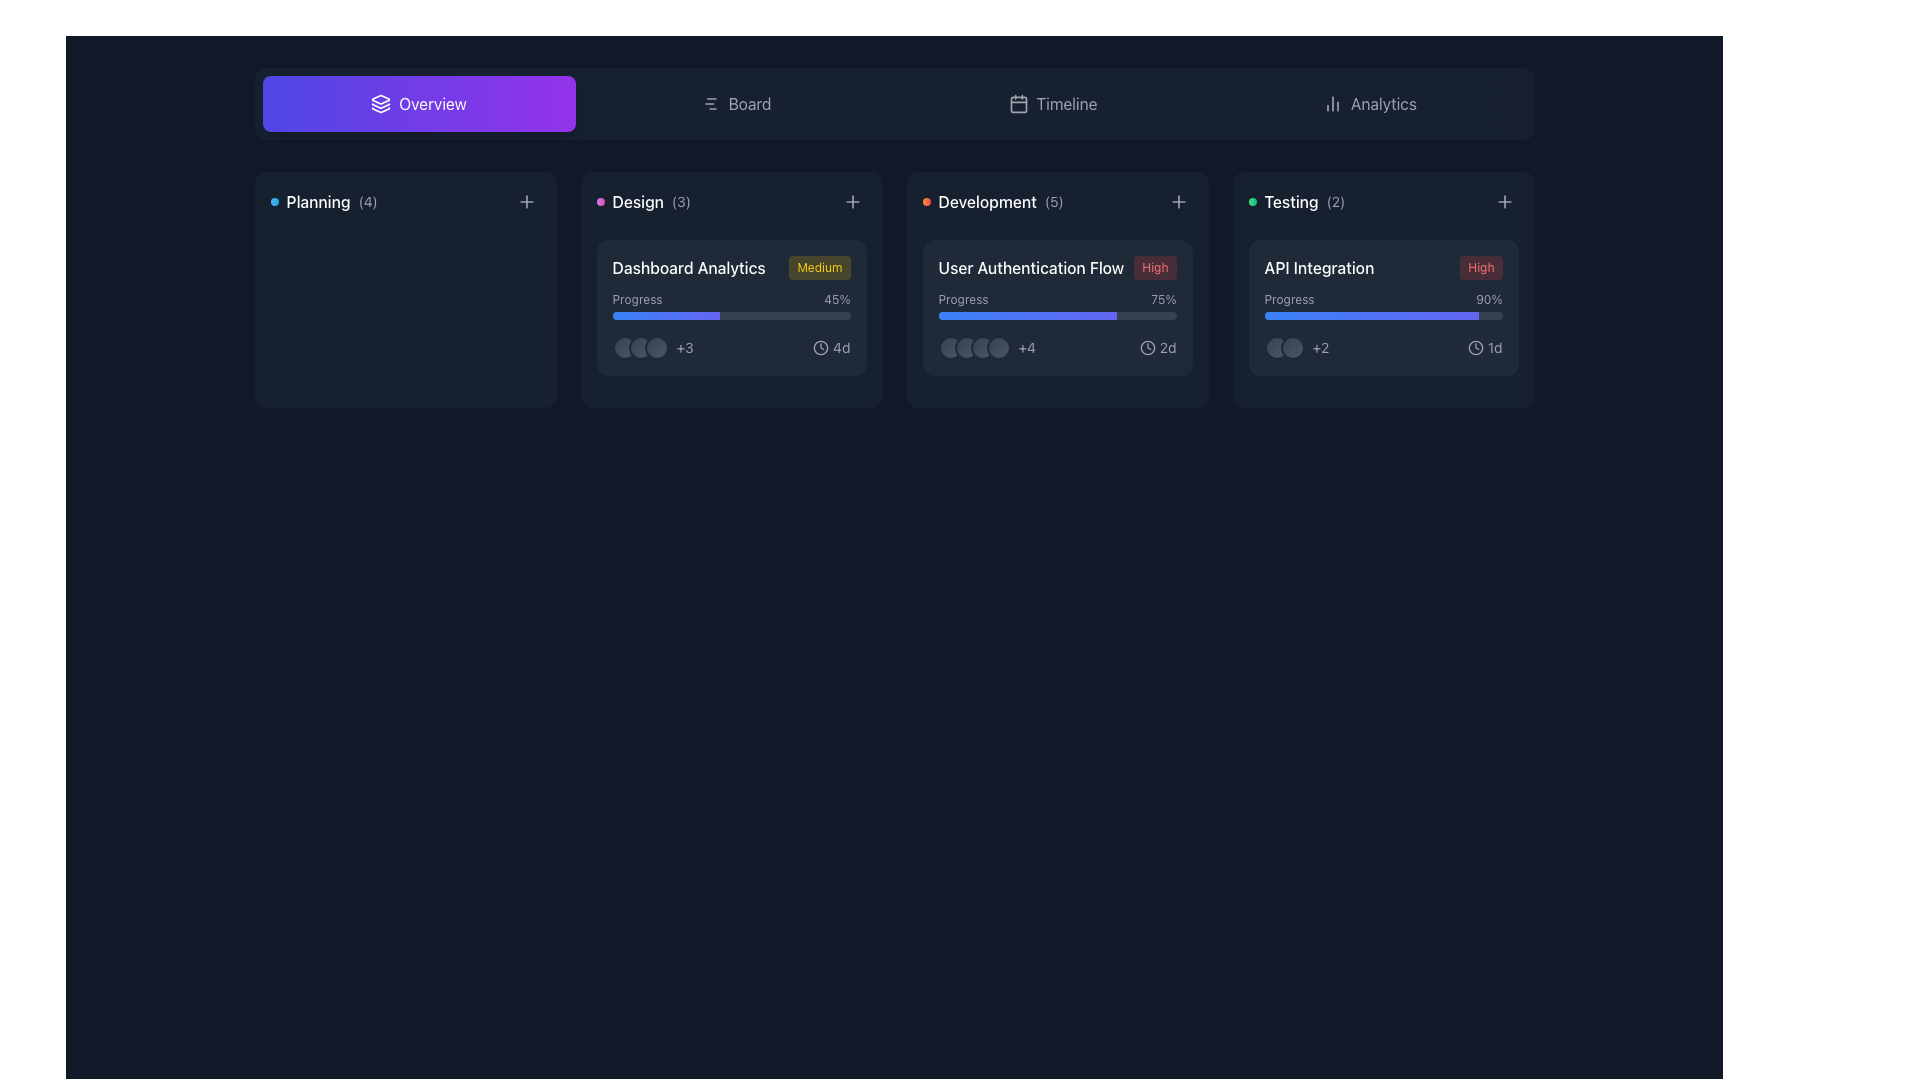  What do you see at coordinates (1018, 104) in the screenshot?
I see `the decorative SVG rectangle that serves as the main body of the calendar icon located at the top center of the application interface` at bounding box center [1018, 104].